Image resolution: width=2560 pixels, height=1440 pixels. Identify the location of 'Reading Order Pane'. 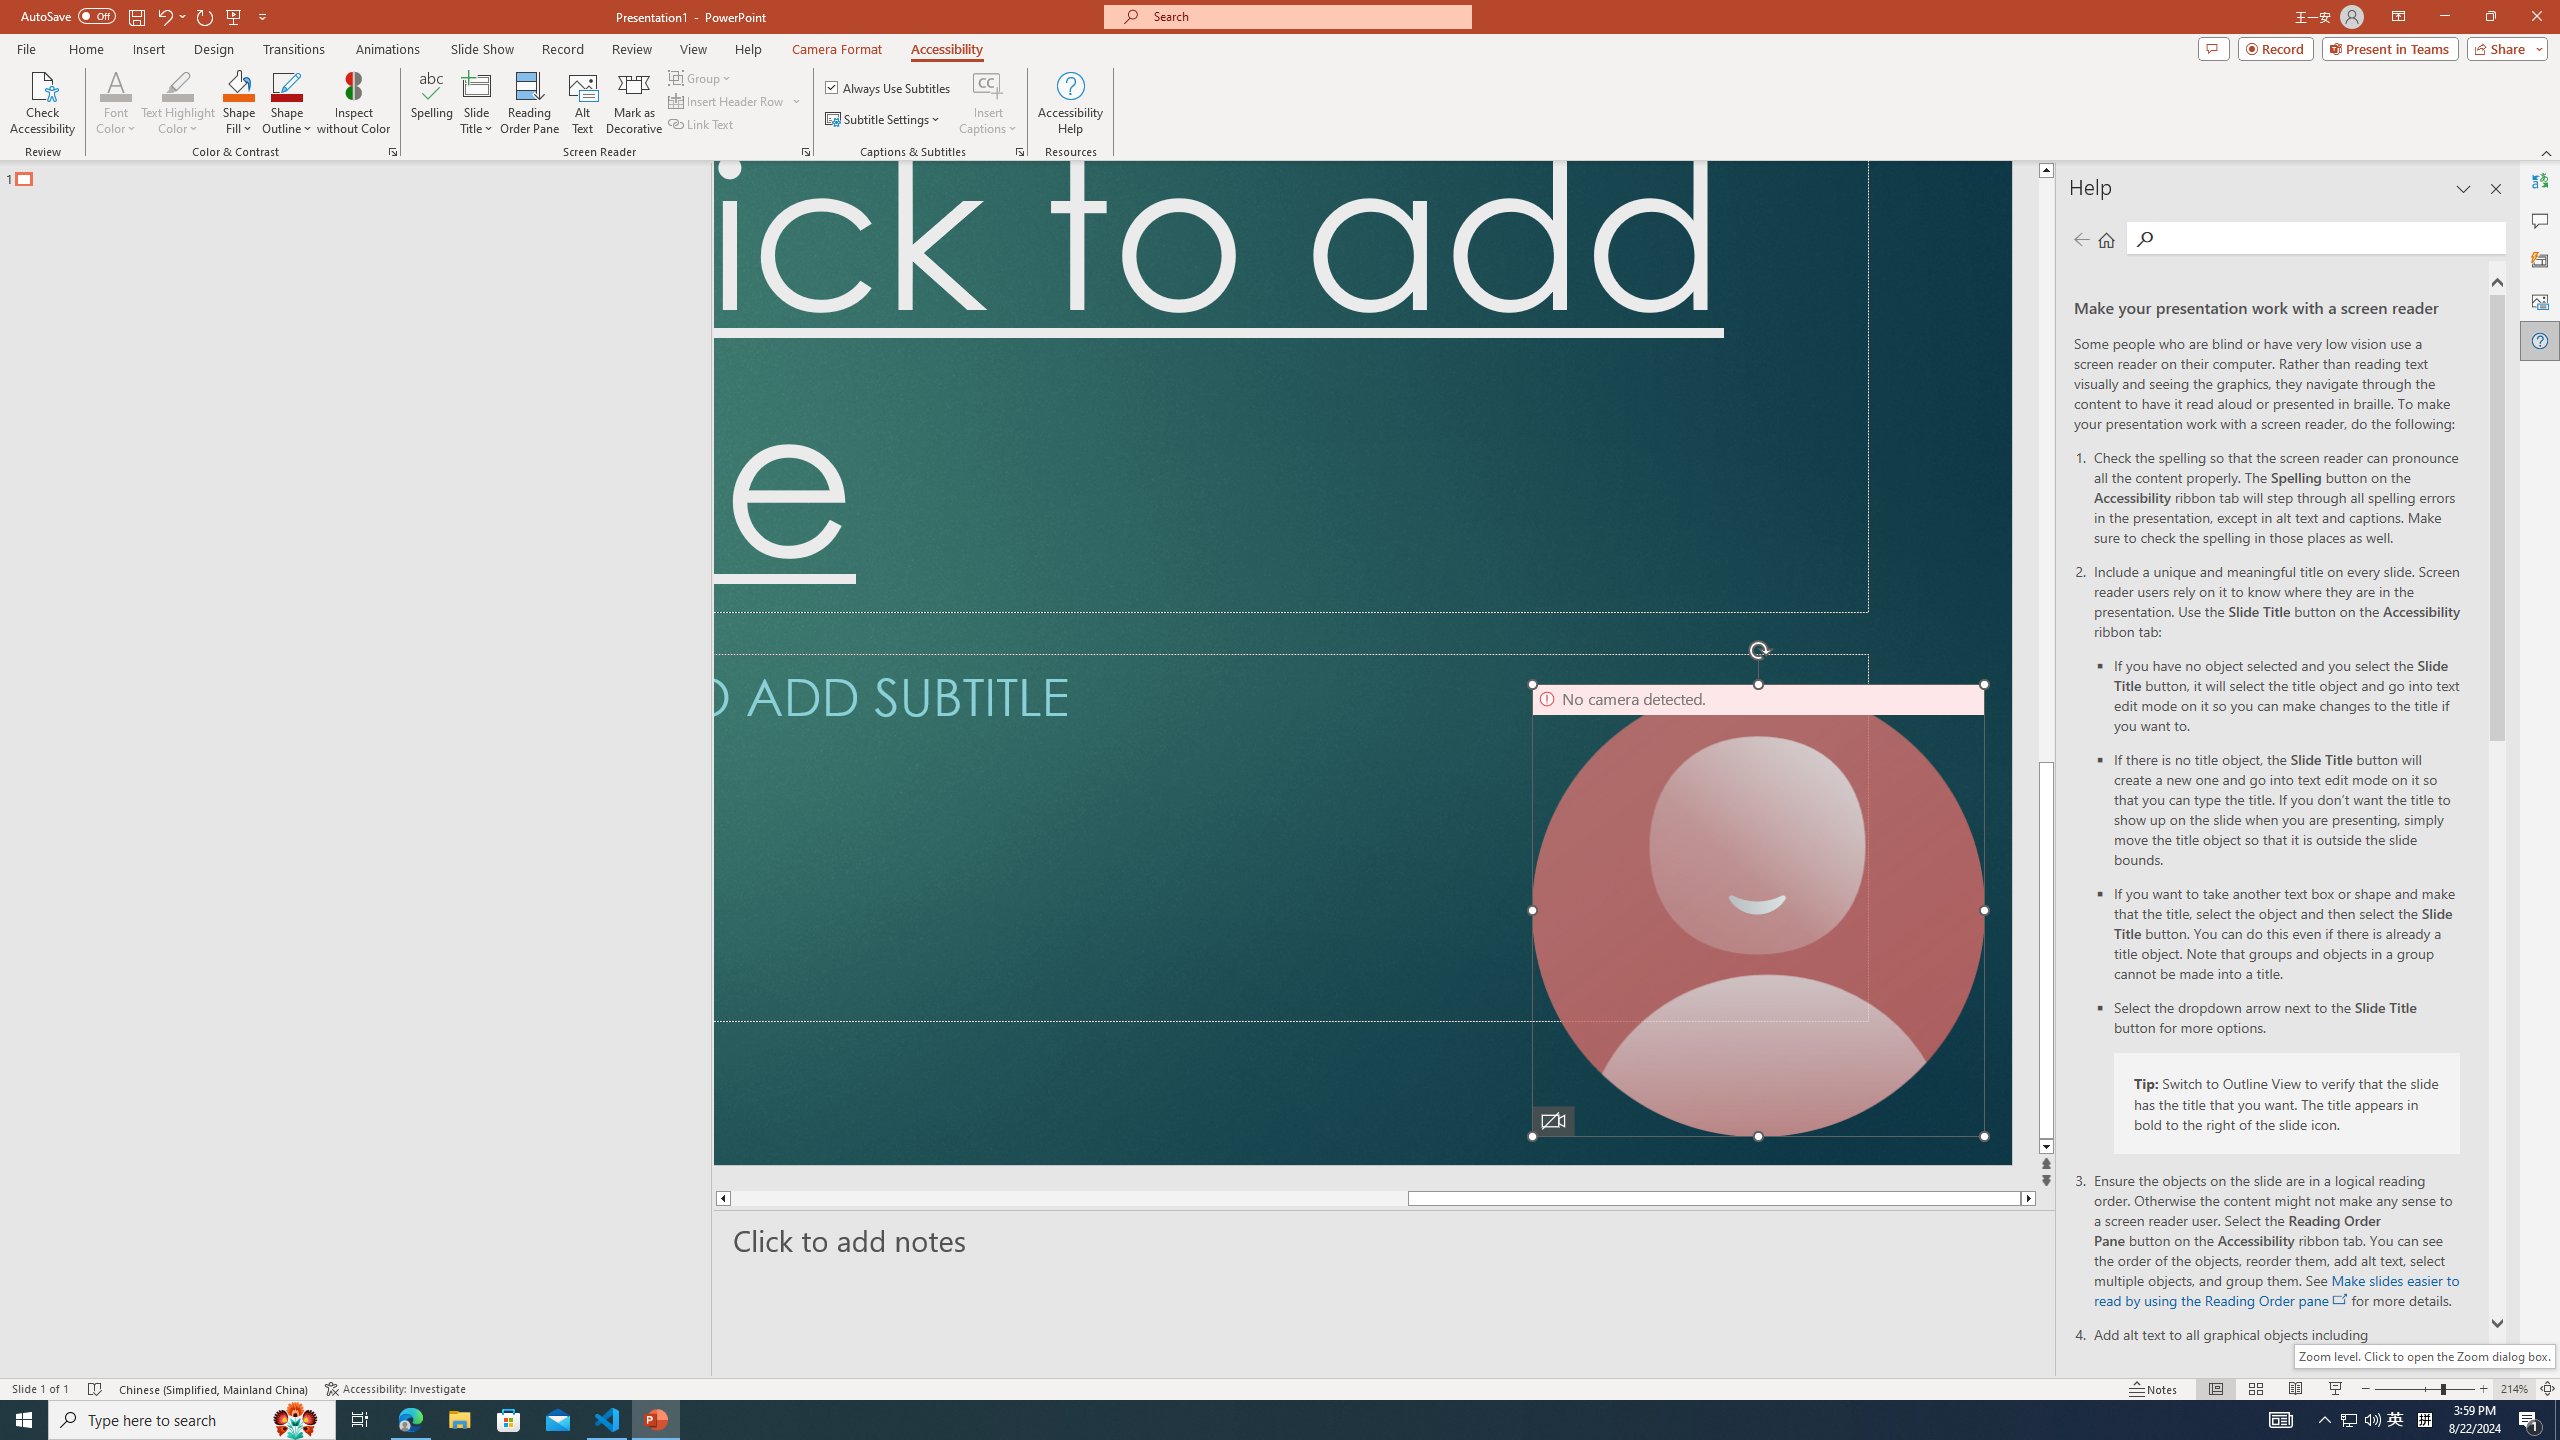
(530, 103).